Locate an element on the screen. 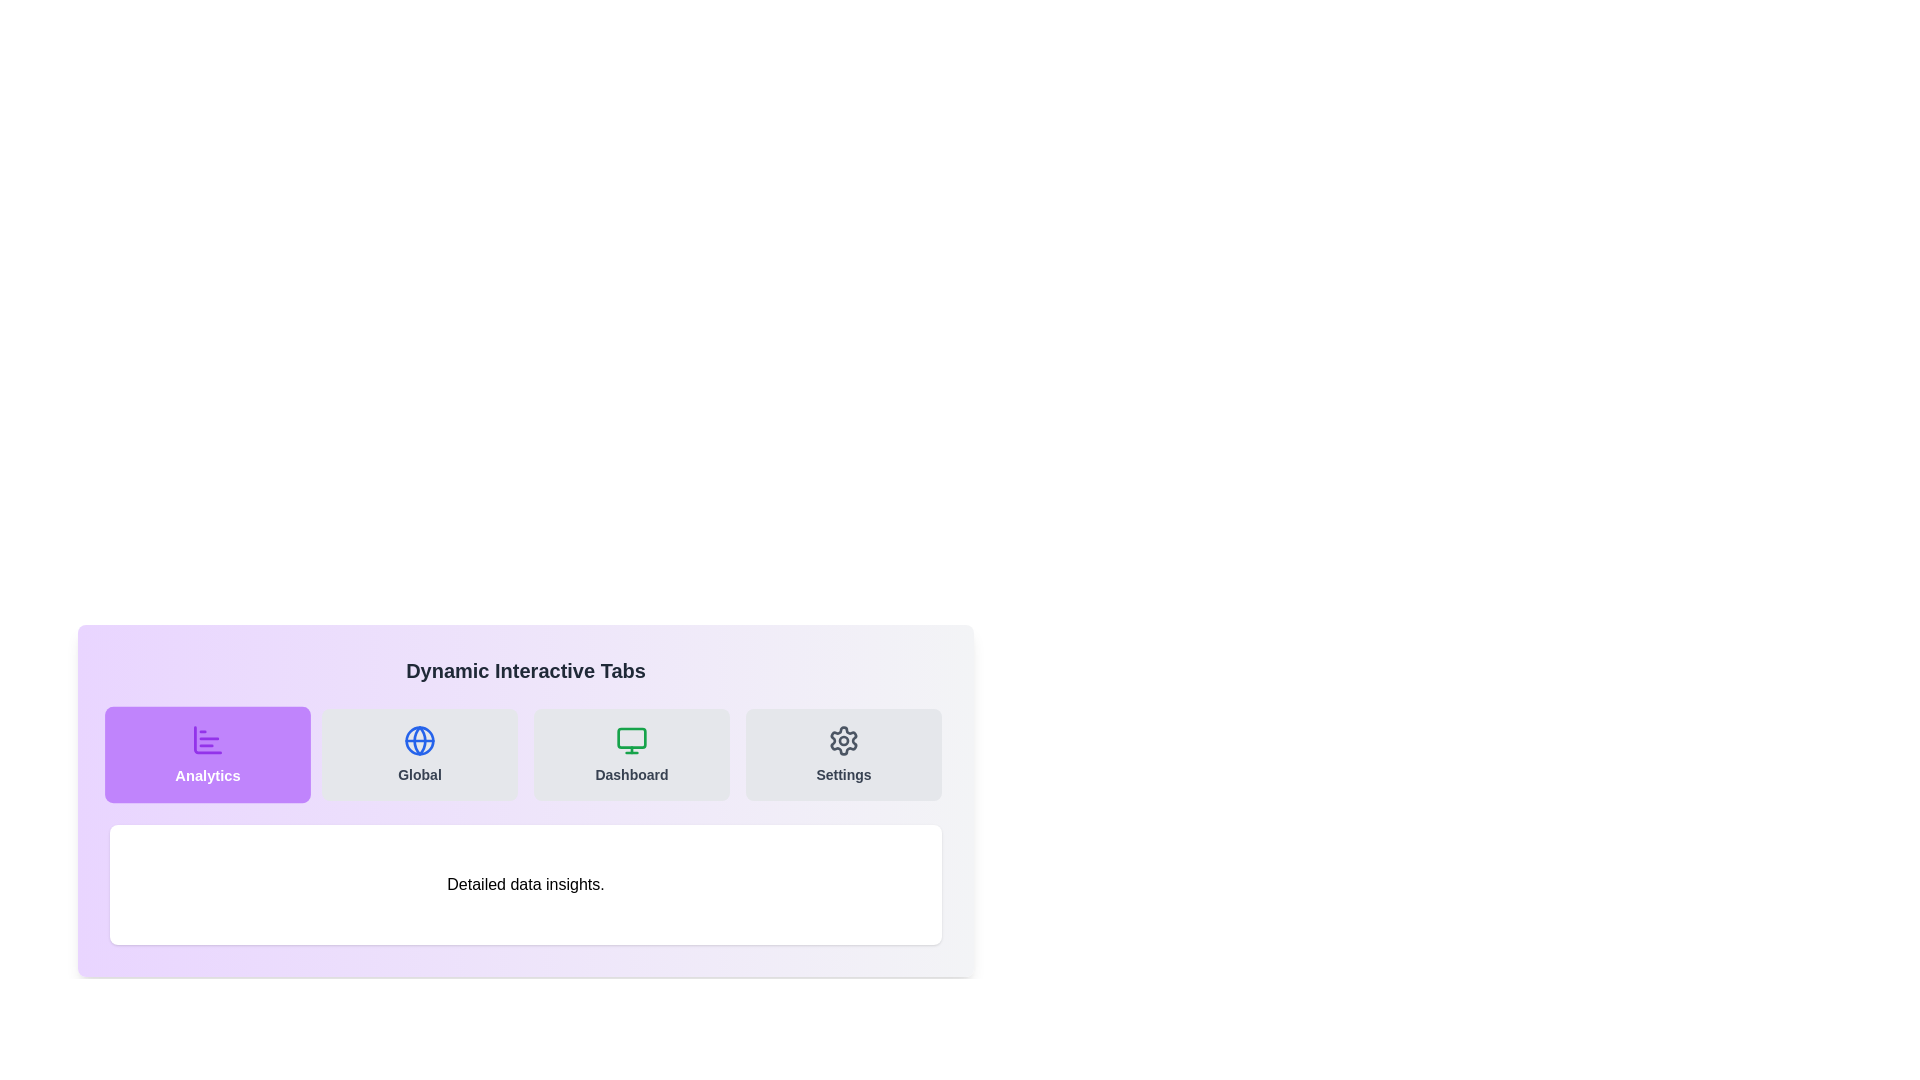 The width and height of the screenshot is (1920, 1080). the 'Settings' button located in the bottom-right corner of the button grid to trigger visual feedback is located at coordinates (844, 755).